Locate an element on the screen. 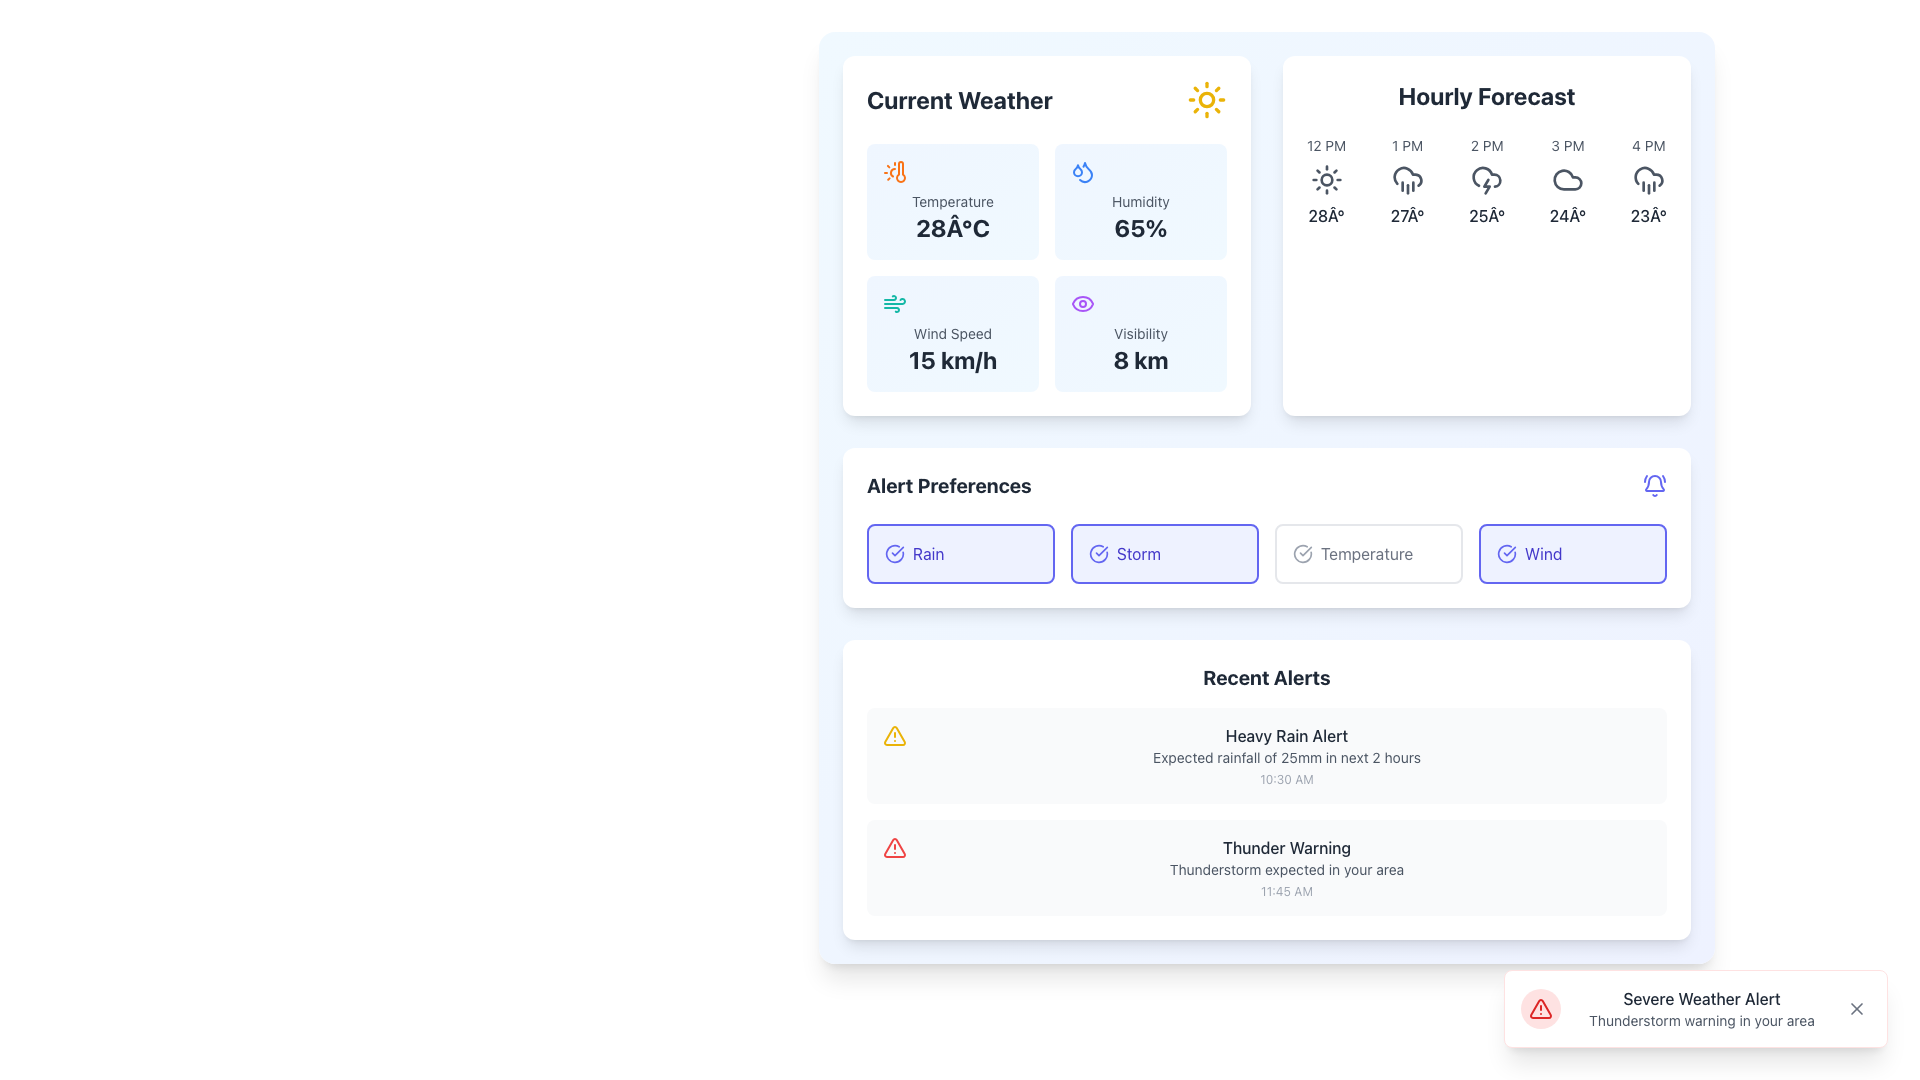 The image size is (1920, 1080). the close button icon in the bottom-right corner of the alert box is located at coordinates (1856, 1009).